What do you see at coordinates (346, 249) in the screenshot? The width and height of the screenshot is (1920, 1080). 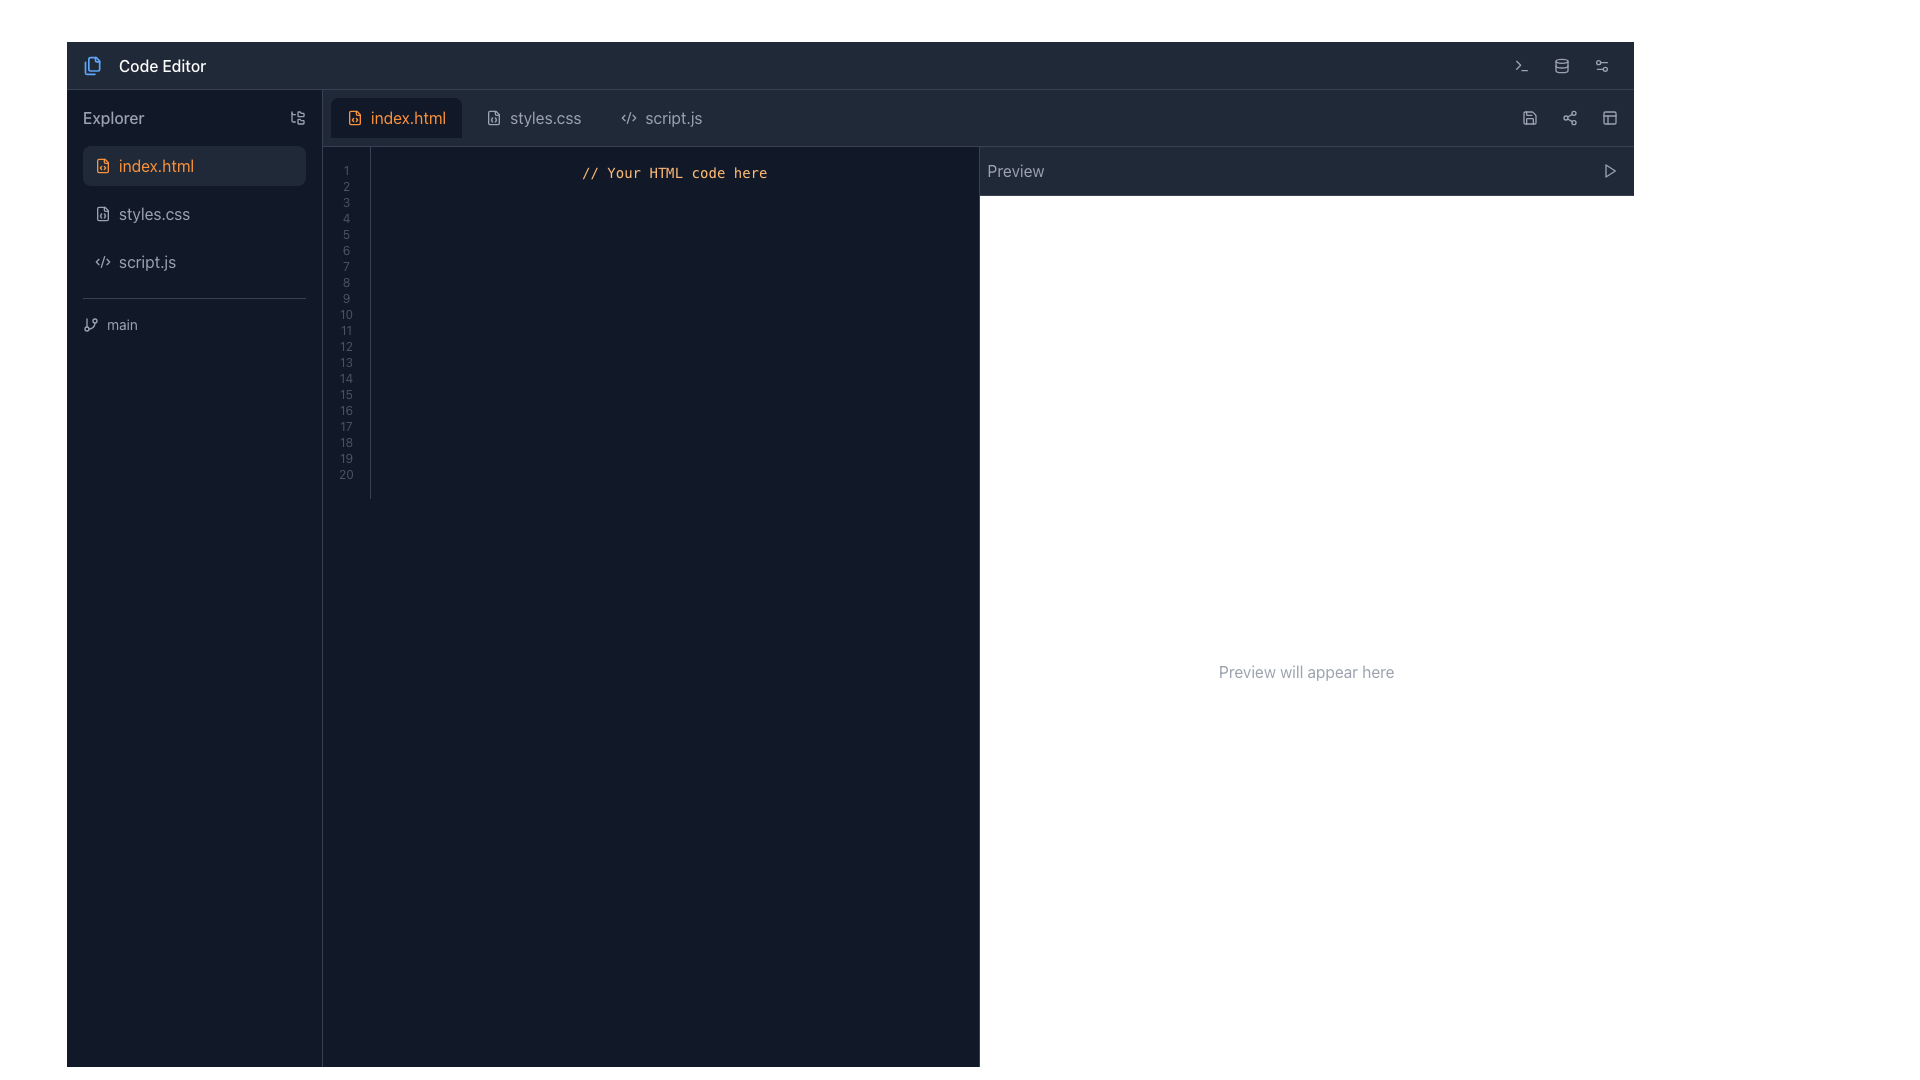 I see `the static text label that indicates the 6th line of code in the code editor, located at the left border of the interface` at bounding box center [346, 249].